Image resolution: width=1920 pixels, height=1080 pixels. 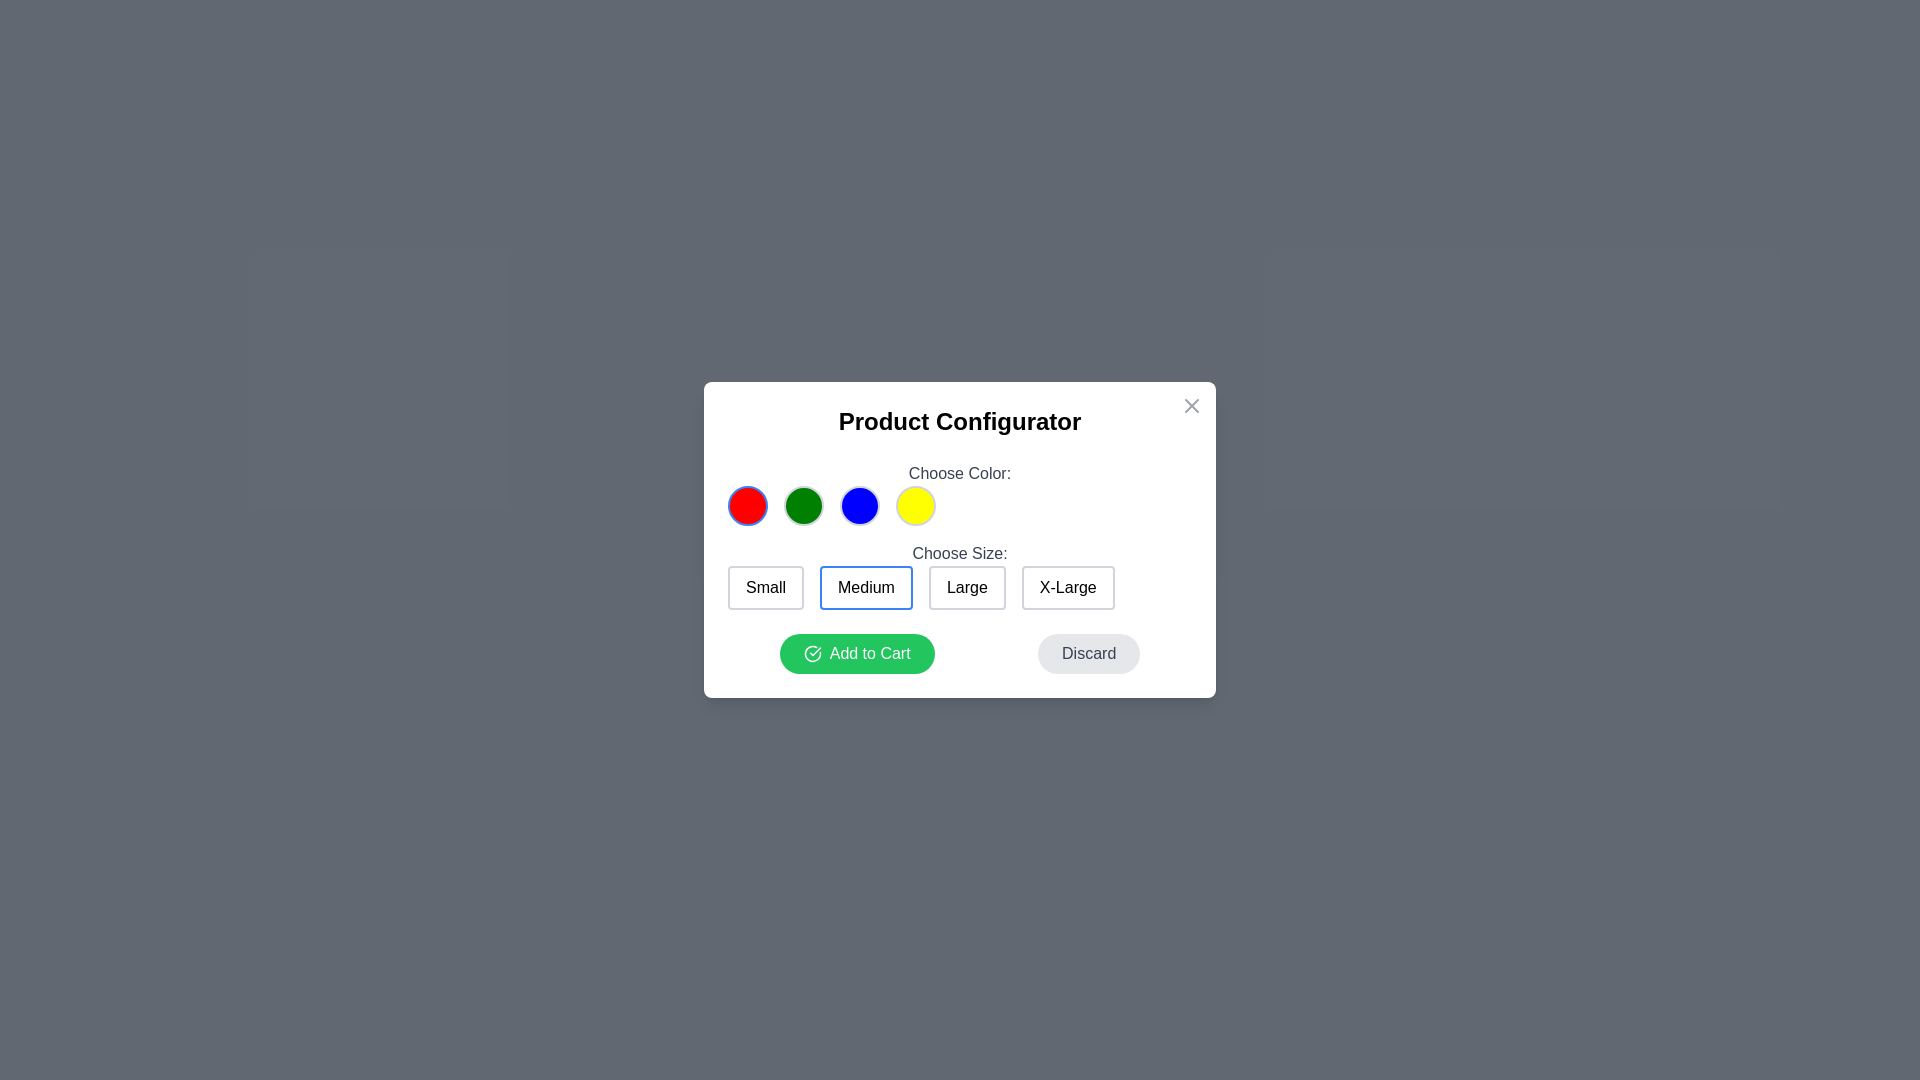 I want to click on the 'Large' button using tab navigation, which is the third button under the 'Choose Size:' heading in the 'Product Configurator' modal, so click(x=960, y=586).